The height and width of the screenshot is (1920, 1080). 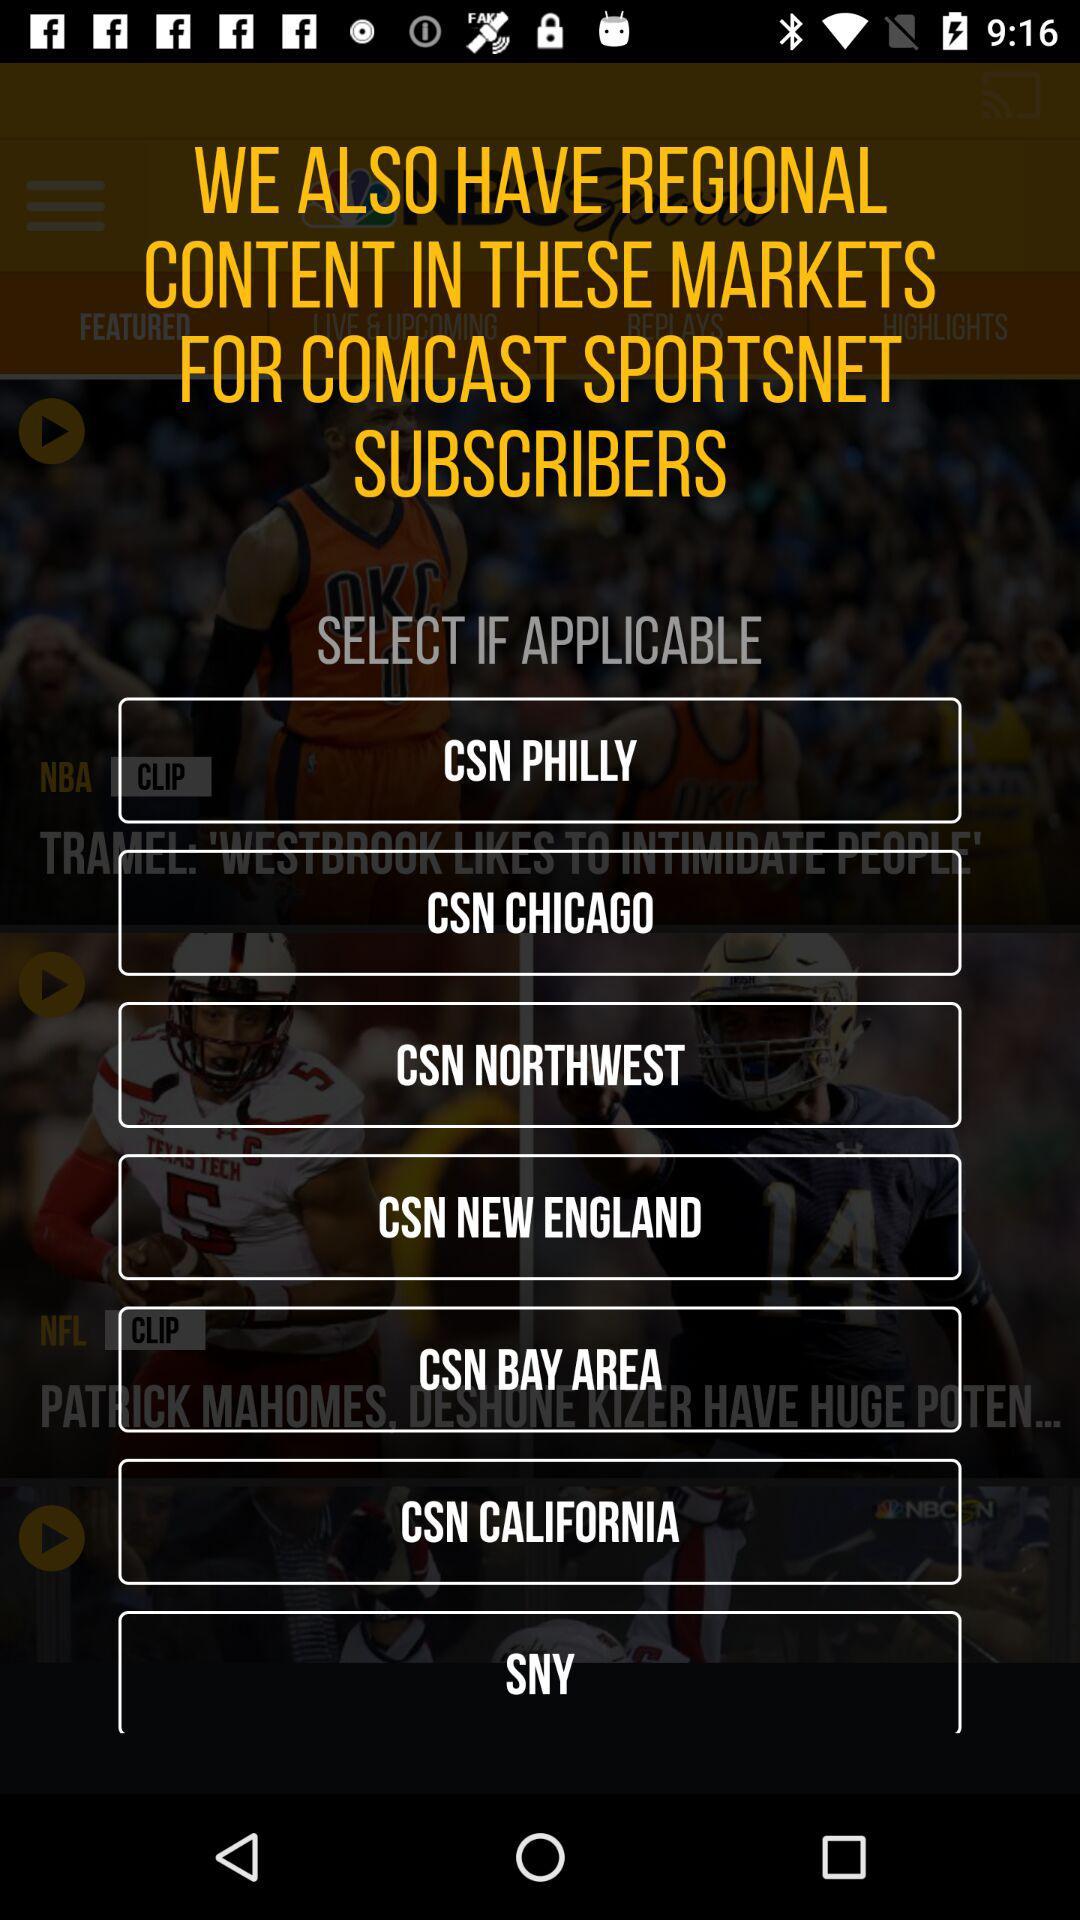 I want to click on icon below select if applicable, so click(x=540, y=759).